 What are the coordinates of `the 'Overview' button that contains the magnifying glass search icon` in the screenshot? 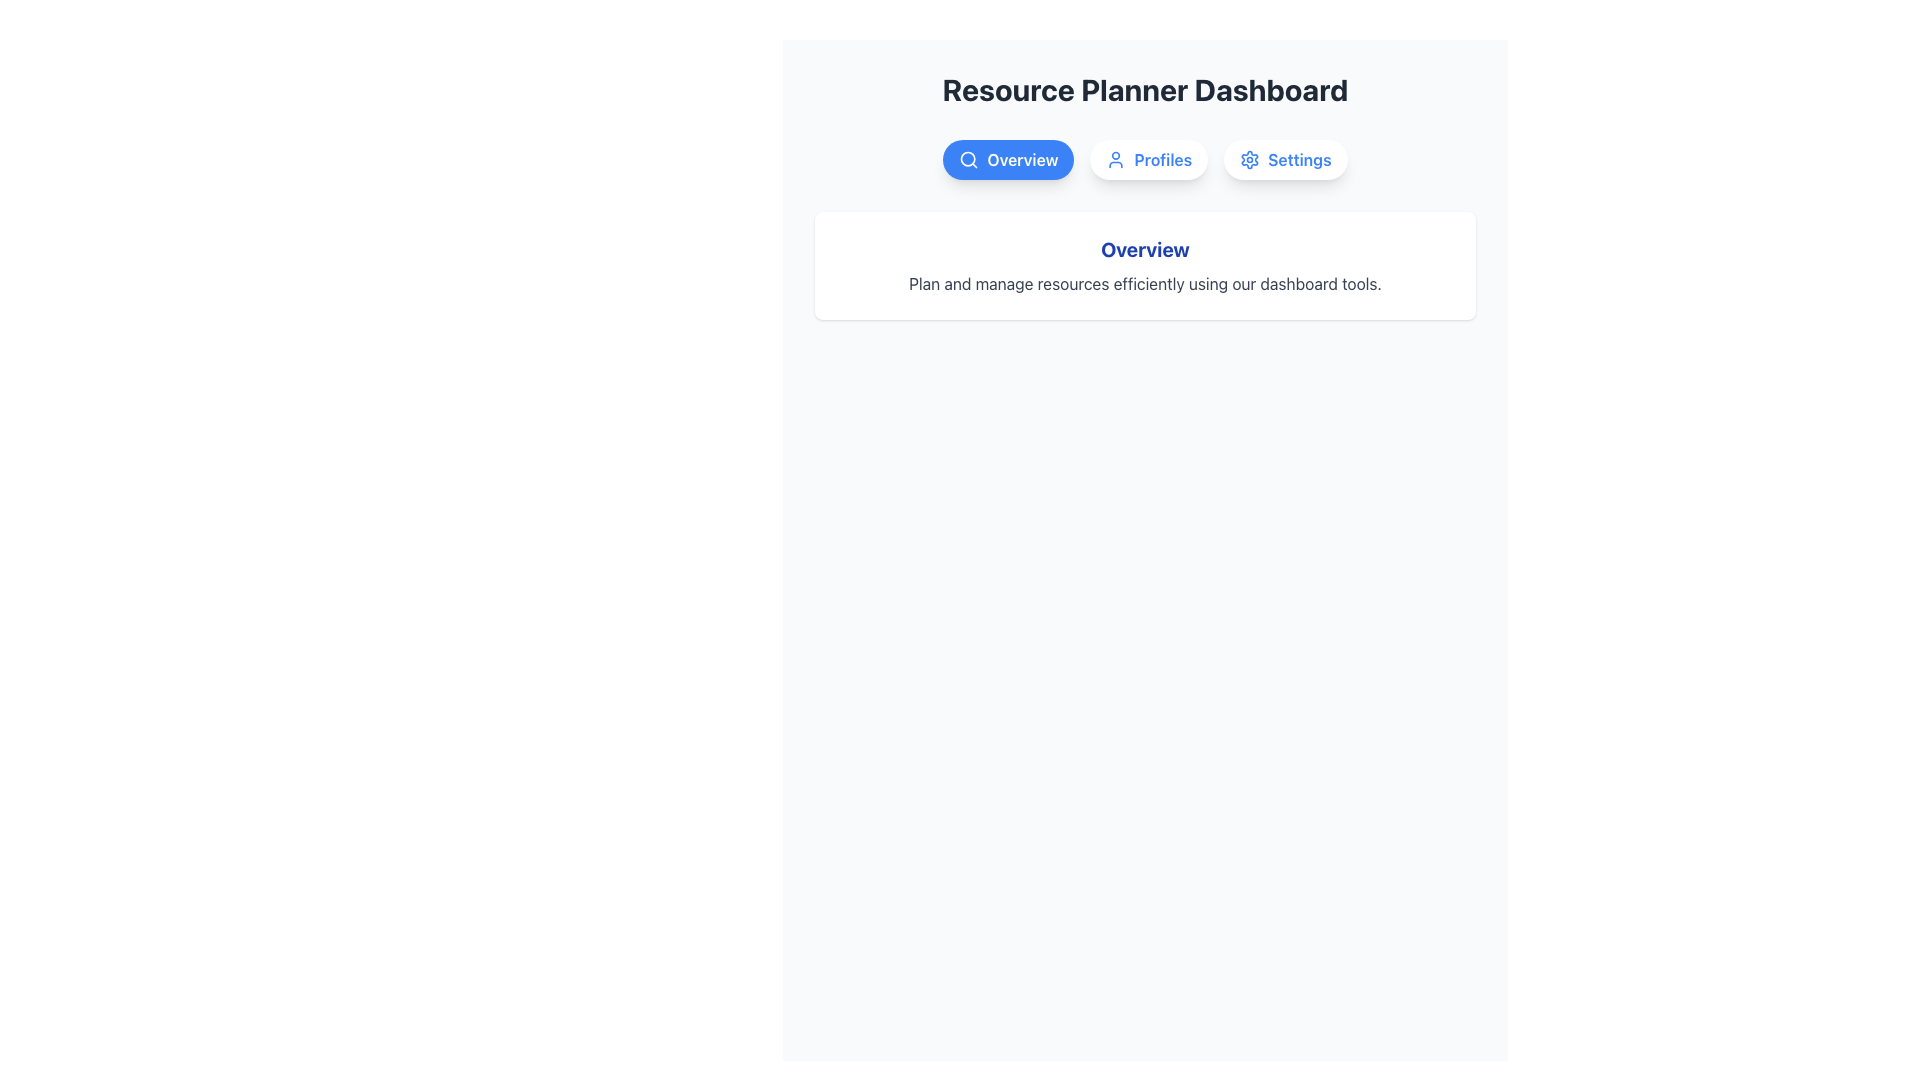 It's located at (969, 158).